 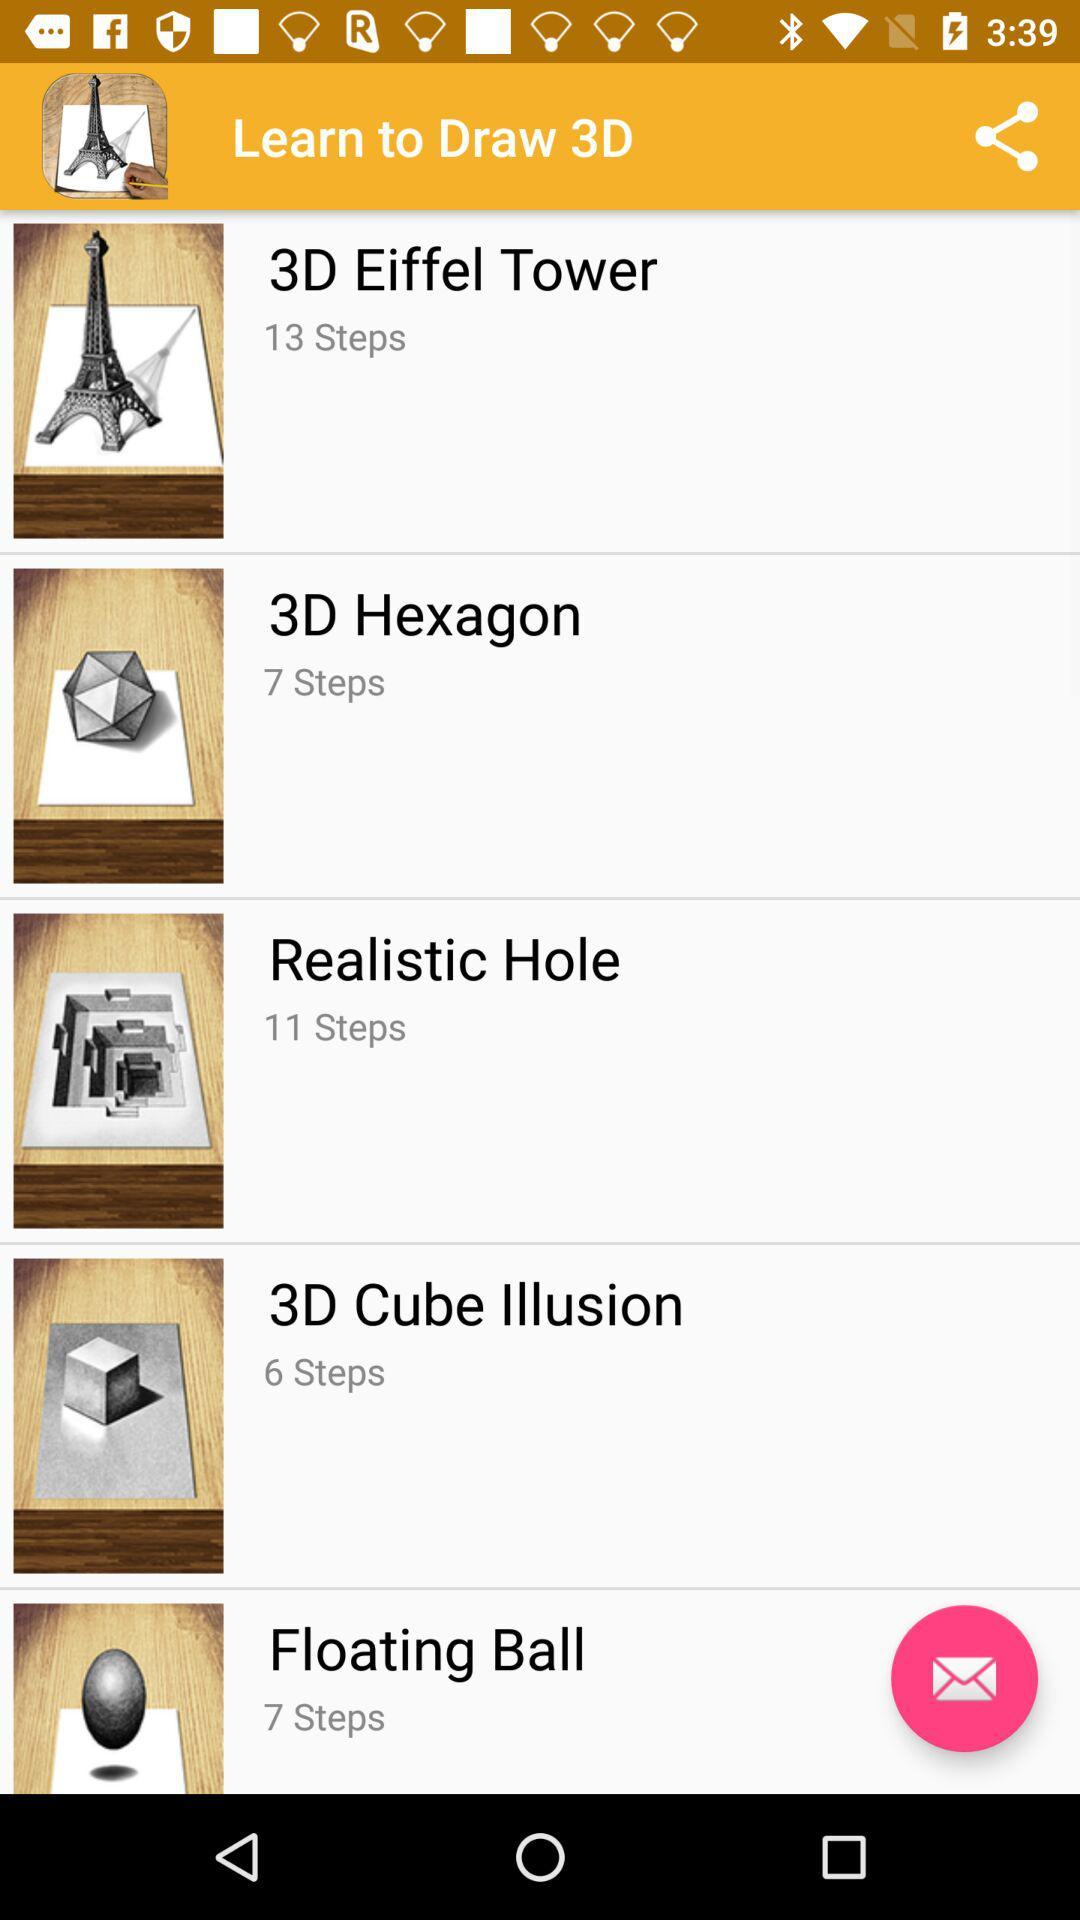 I want to click on the app above 11 steps icon, so click(x=443, y=956).